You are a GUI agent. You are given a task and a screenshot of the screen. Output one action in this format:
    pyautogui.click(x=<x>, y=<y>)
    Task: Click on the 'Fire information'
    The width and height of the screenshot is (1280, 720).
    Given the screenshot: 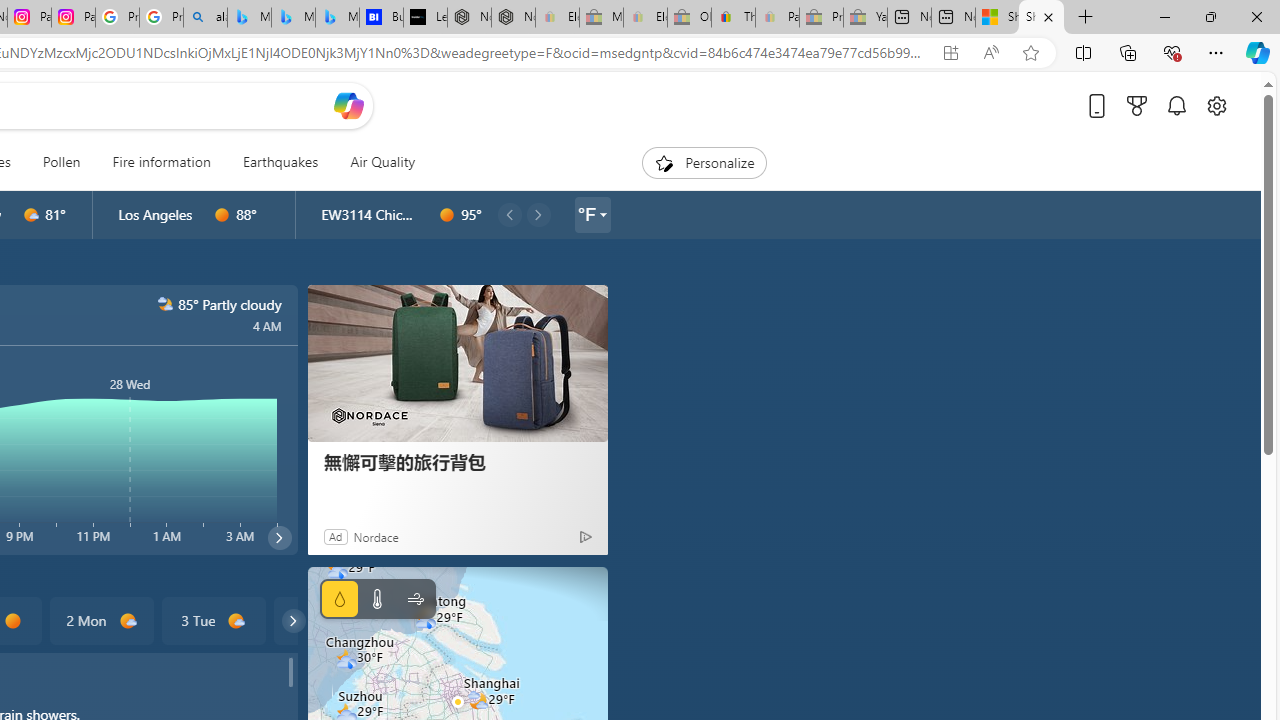 What is the action you would take?
    pyautogui.click(x=161, y=162)
    